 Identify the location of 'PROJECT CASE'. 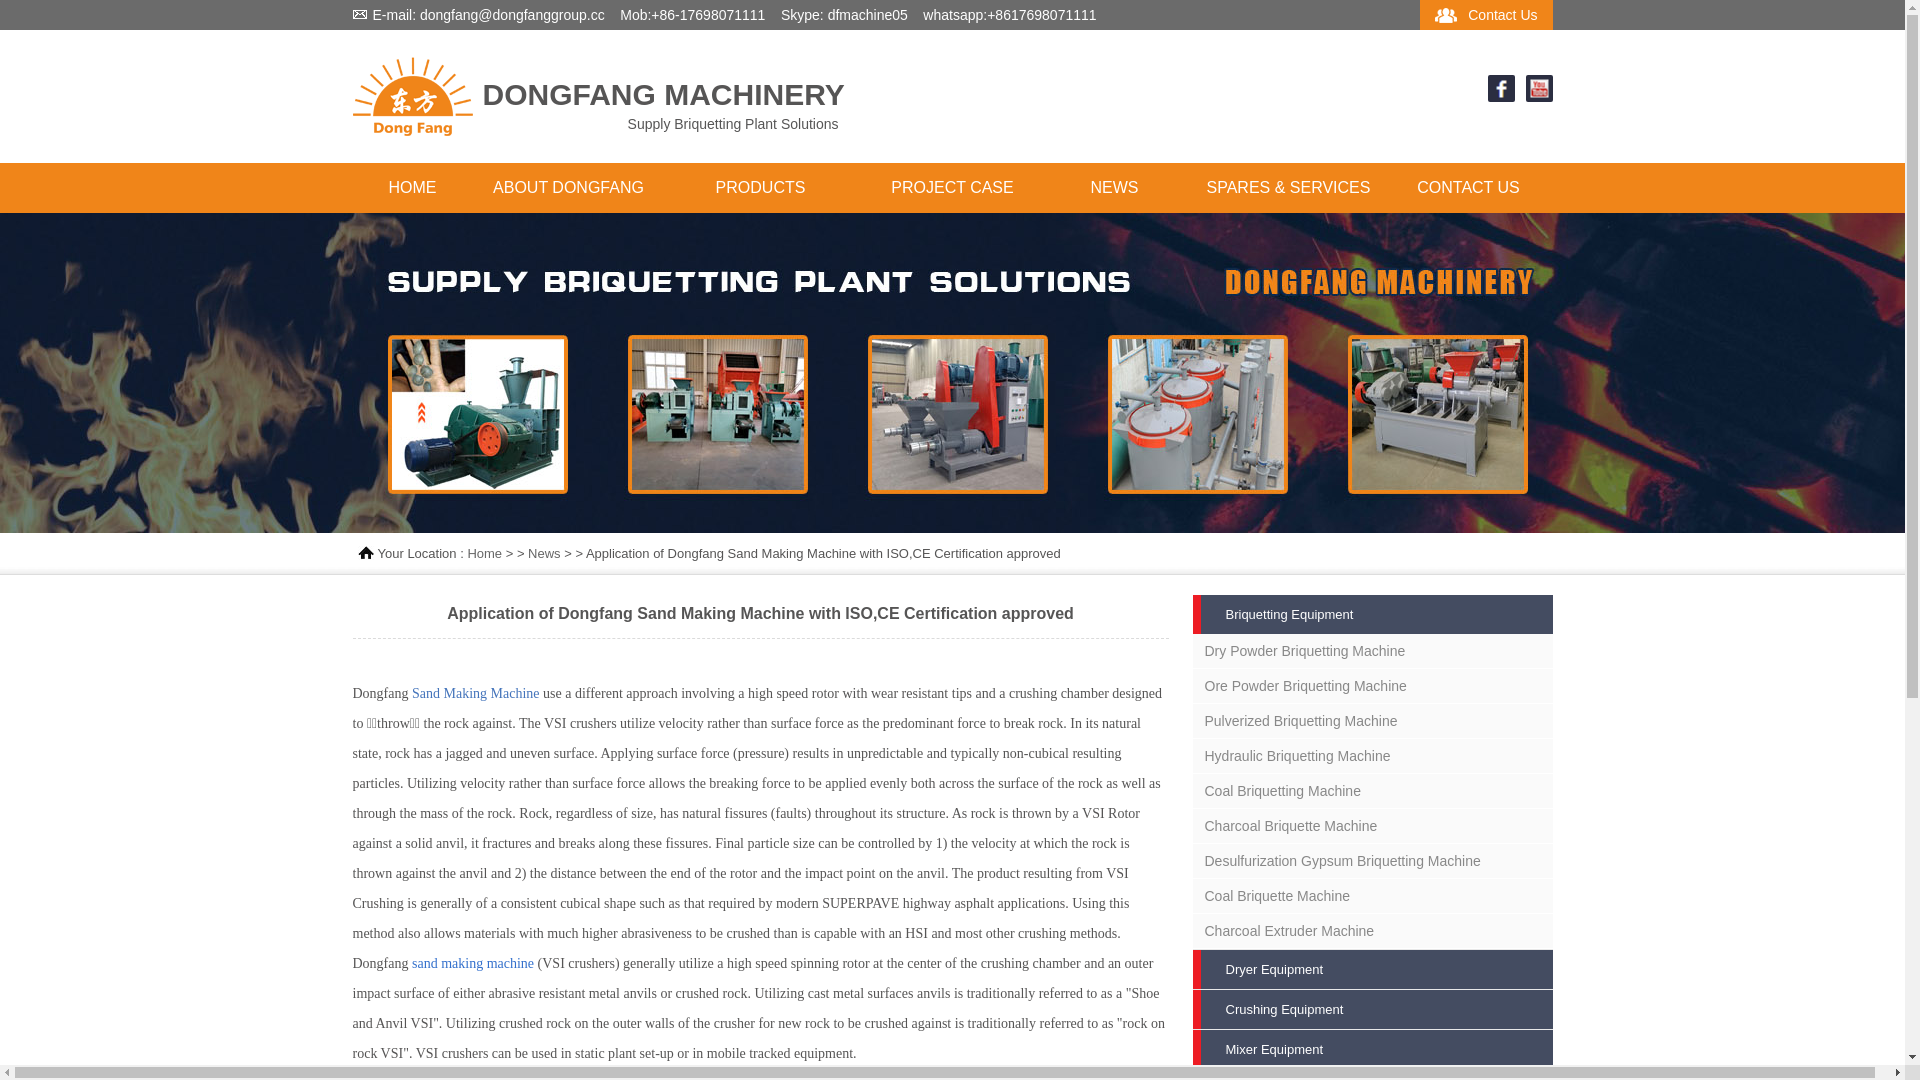
(950, 188).